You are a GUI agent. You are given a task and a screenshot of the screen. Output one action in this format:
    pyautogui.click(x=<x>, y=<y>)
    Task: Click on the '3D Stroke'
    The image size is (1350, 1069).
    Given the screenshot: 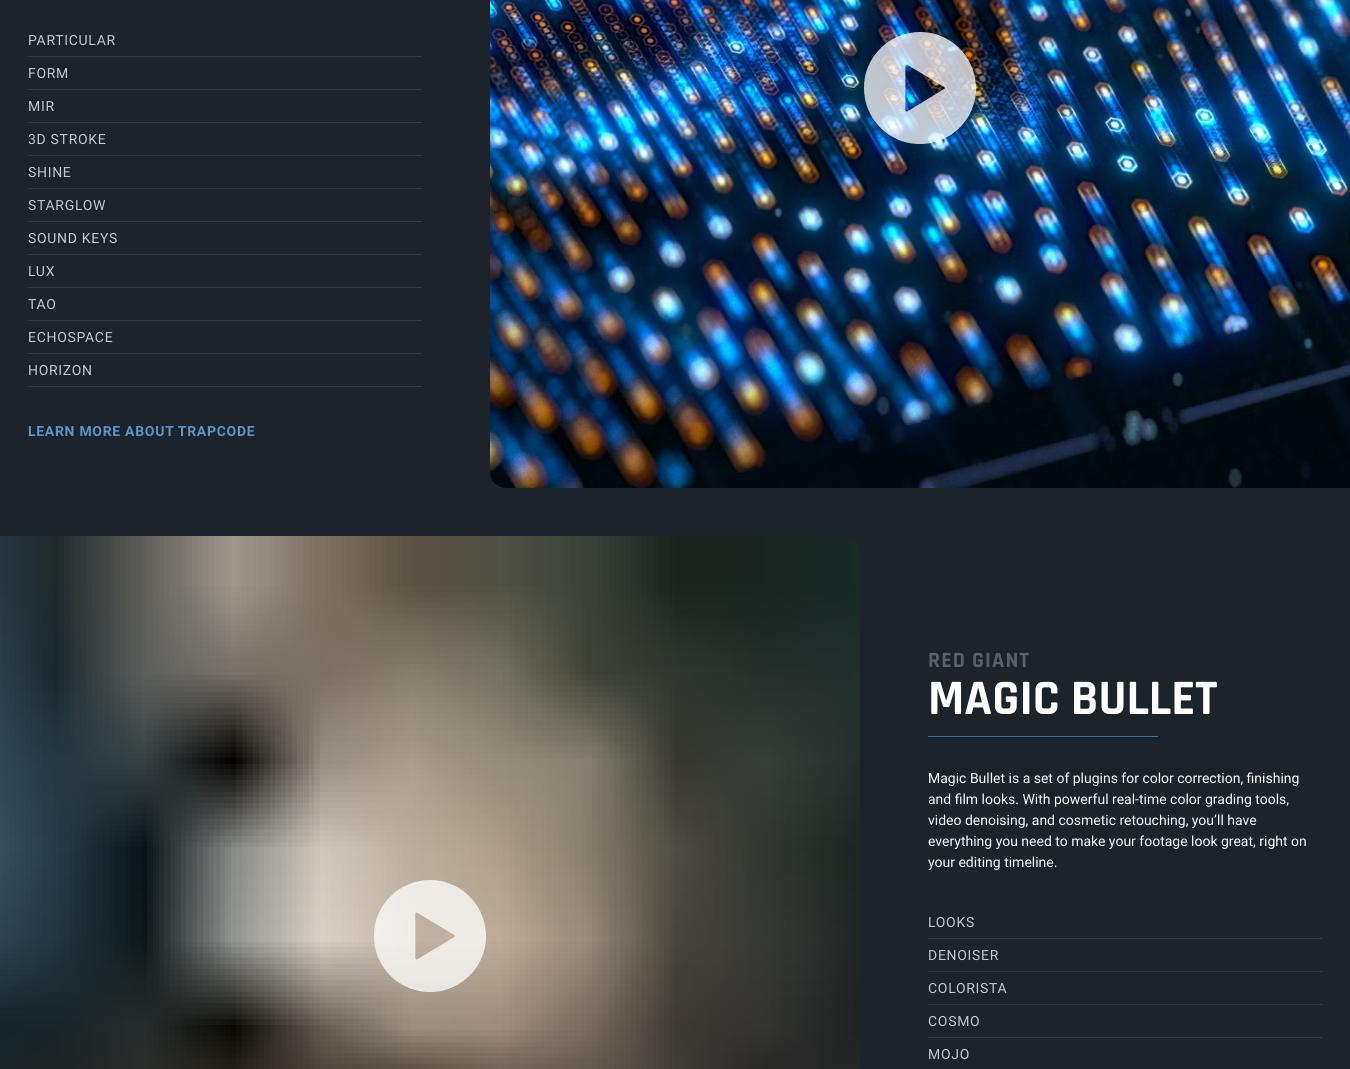 What is the action you would take?
    pyautogui.click(x=65, y=138)
    